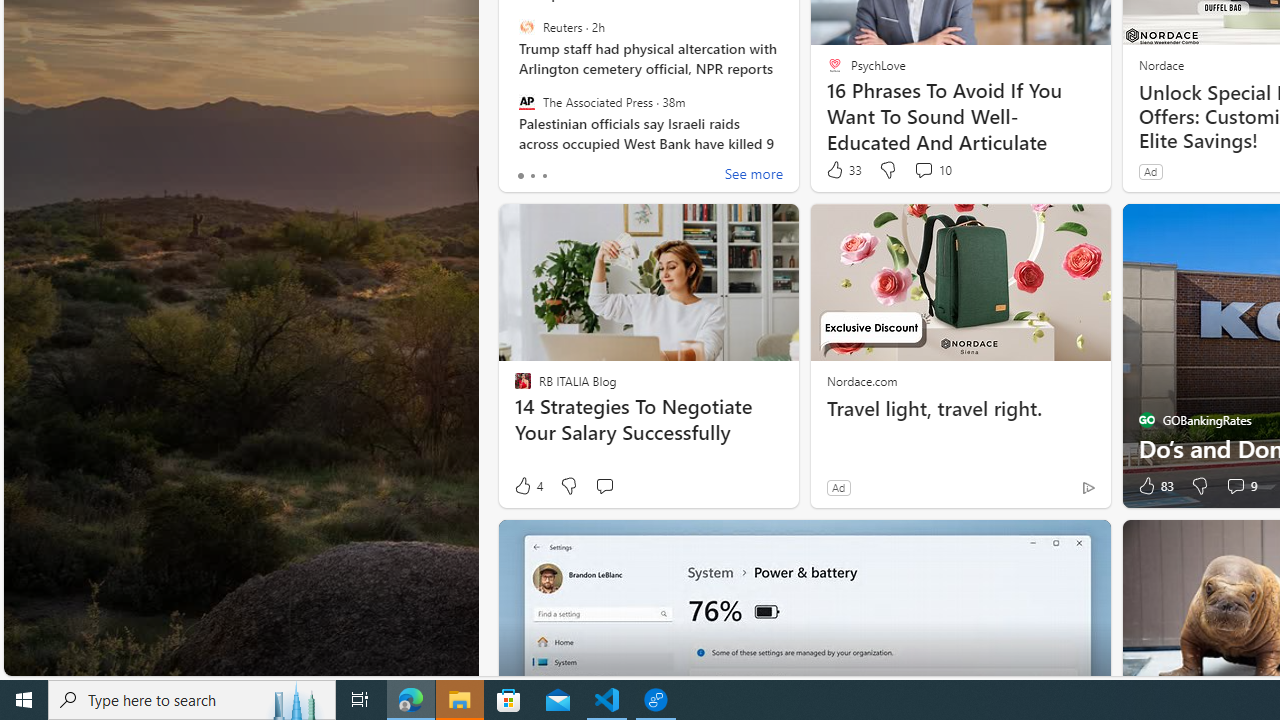 The image size is (1280, 720). Describe the element at coordinates (931, 169) in the screenshot. I see `'View comments 10 Comment'` at that location.